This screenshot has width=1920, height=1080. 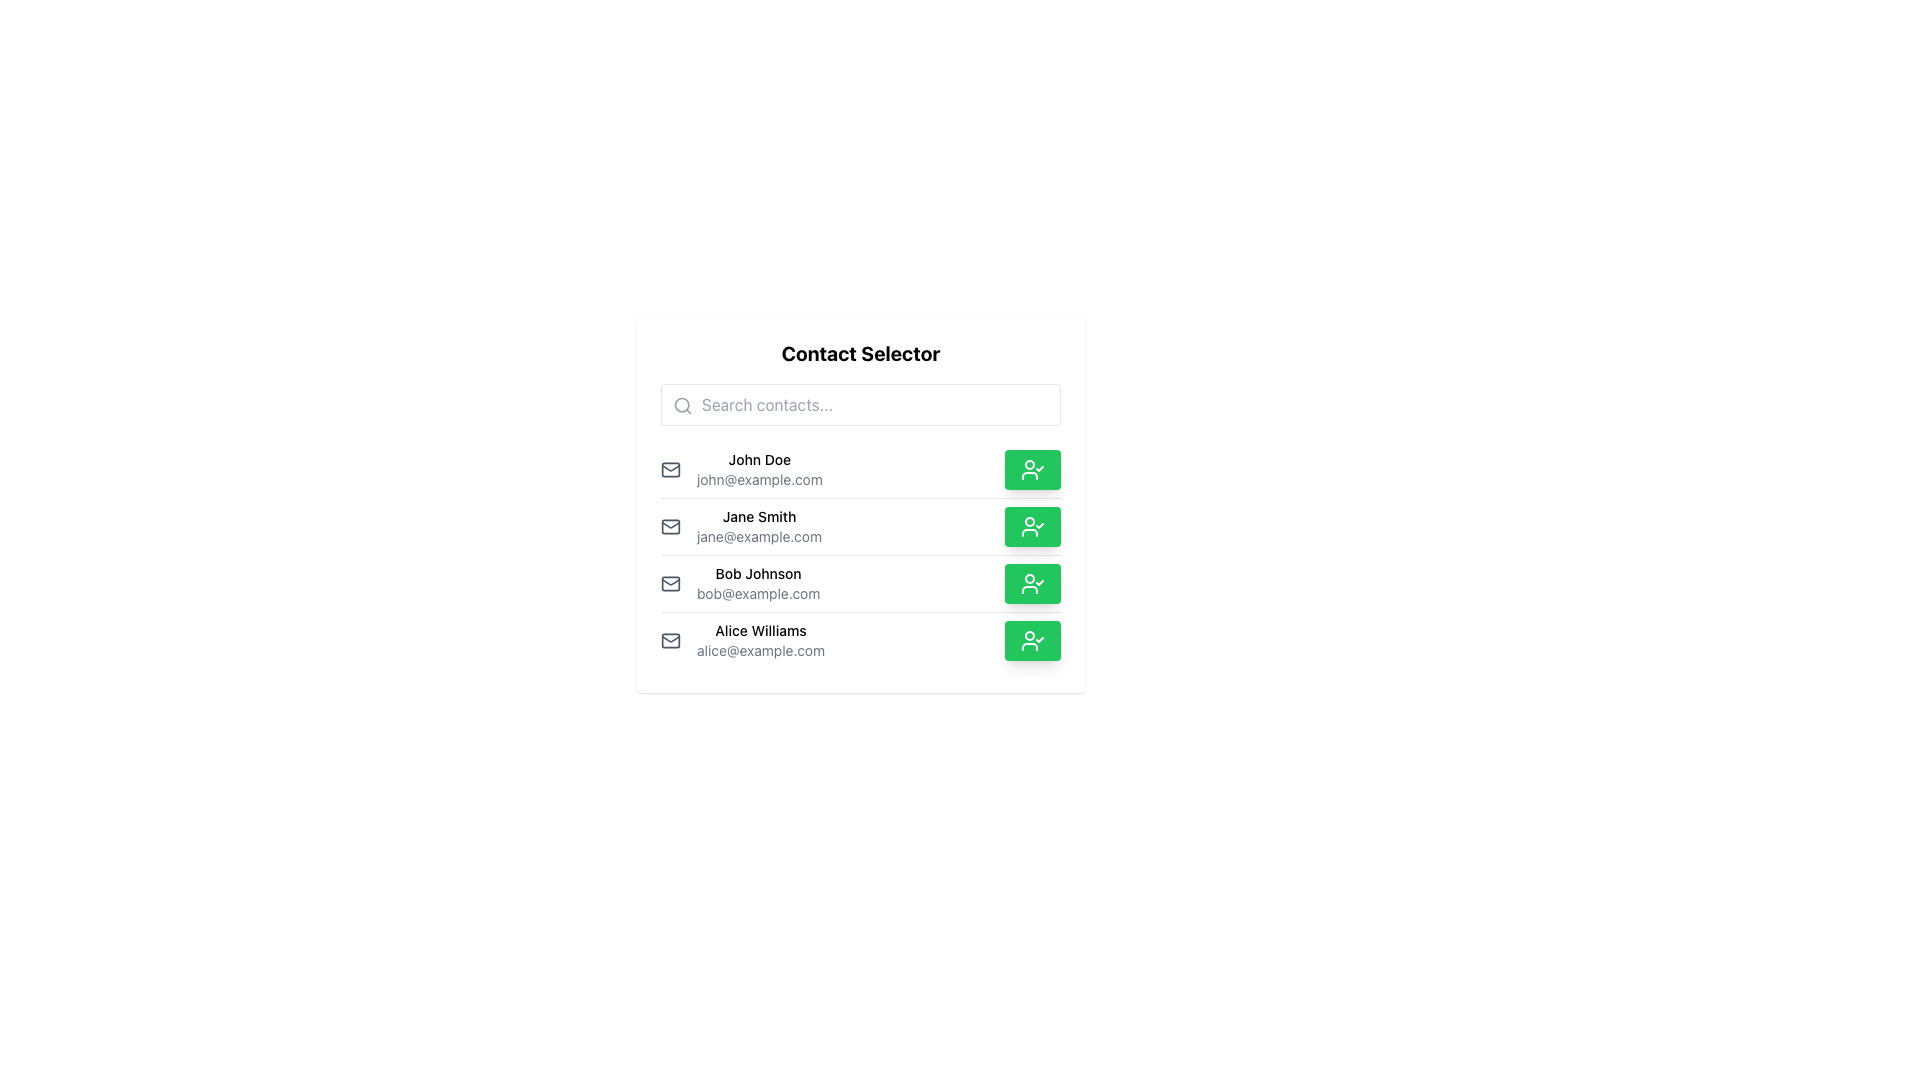 I want to click on the first user-check icon button corresponding to the contact 'John Doe' to trigger tooltip or highlight effects, so click(x=1032, y=470).